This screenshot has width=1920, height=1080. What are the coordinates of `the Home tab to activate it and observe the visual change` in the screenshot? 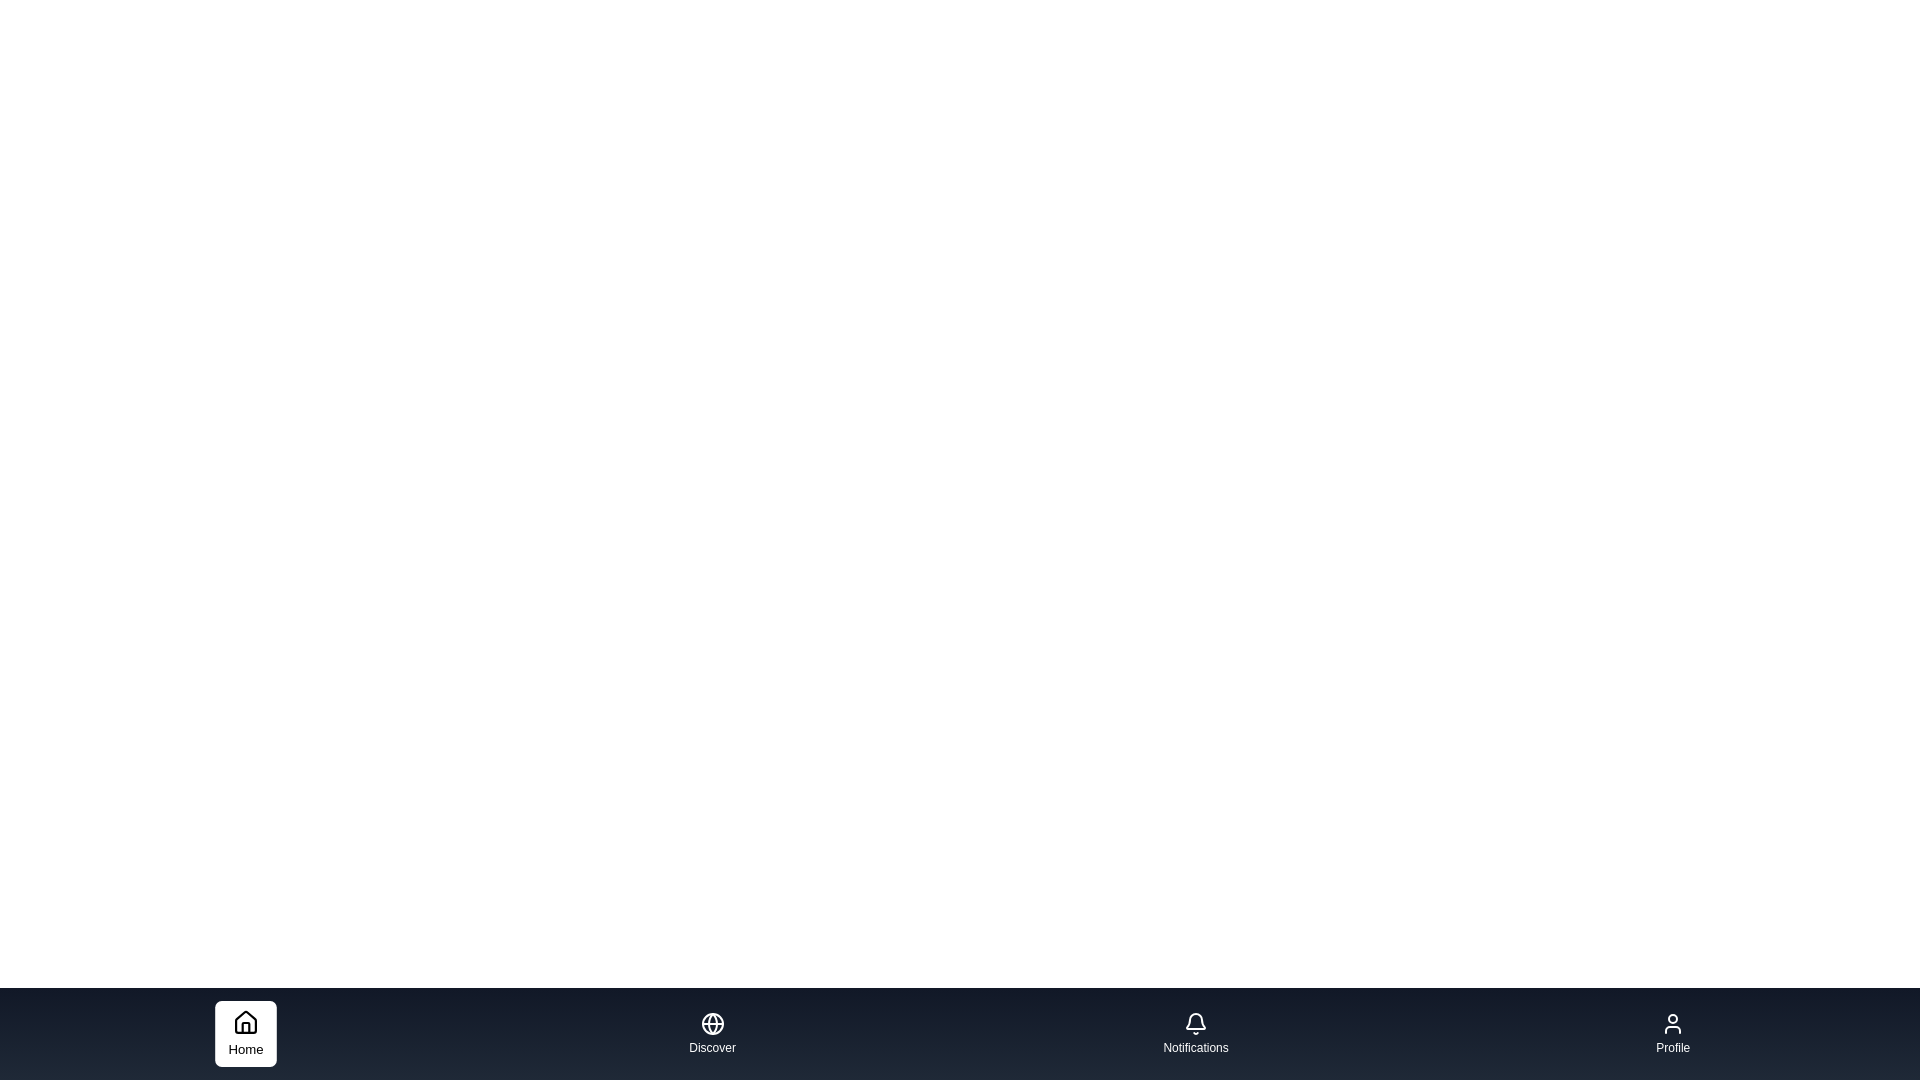 It's located at (243, 1033).